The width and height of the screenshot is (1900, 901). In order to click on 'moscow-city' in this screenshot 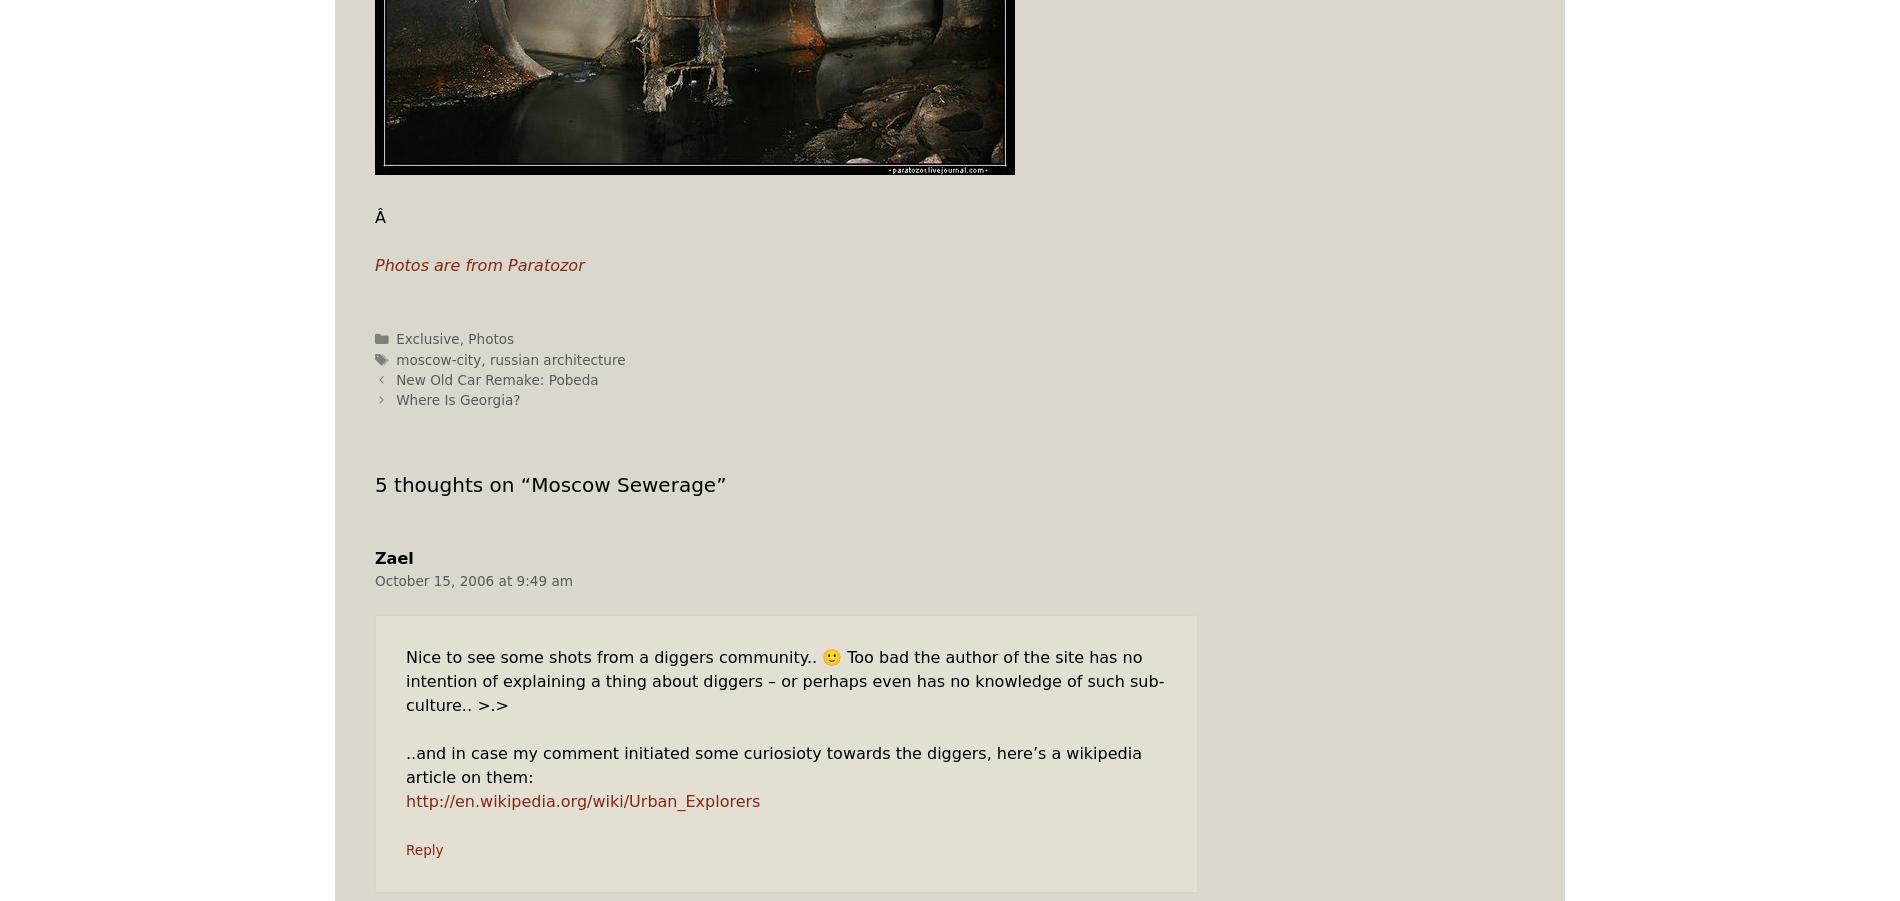, I will do `click(437, 358)`.